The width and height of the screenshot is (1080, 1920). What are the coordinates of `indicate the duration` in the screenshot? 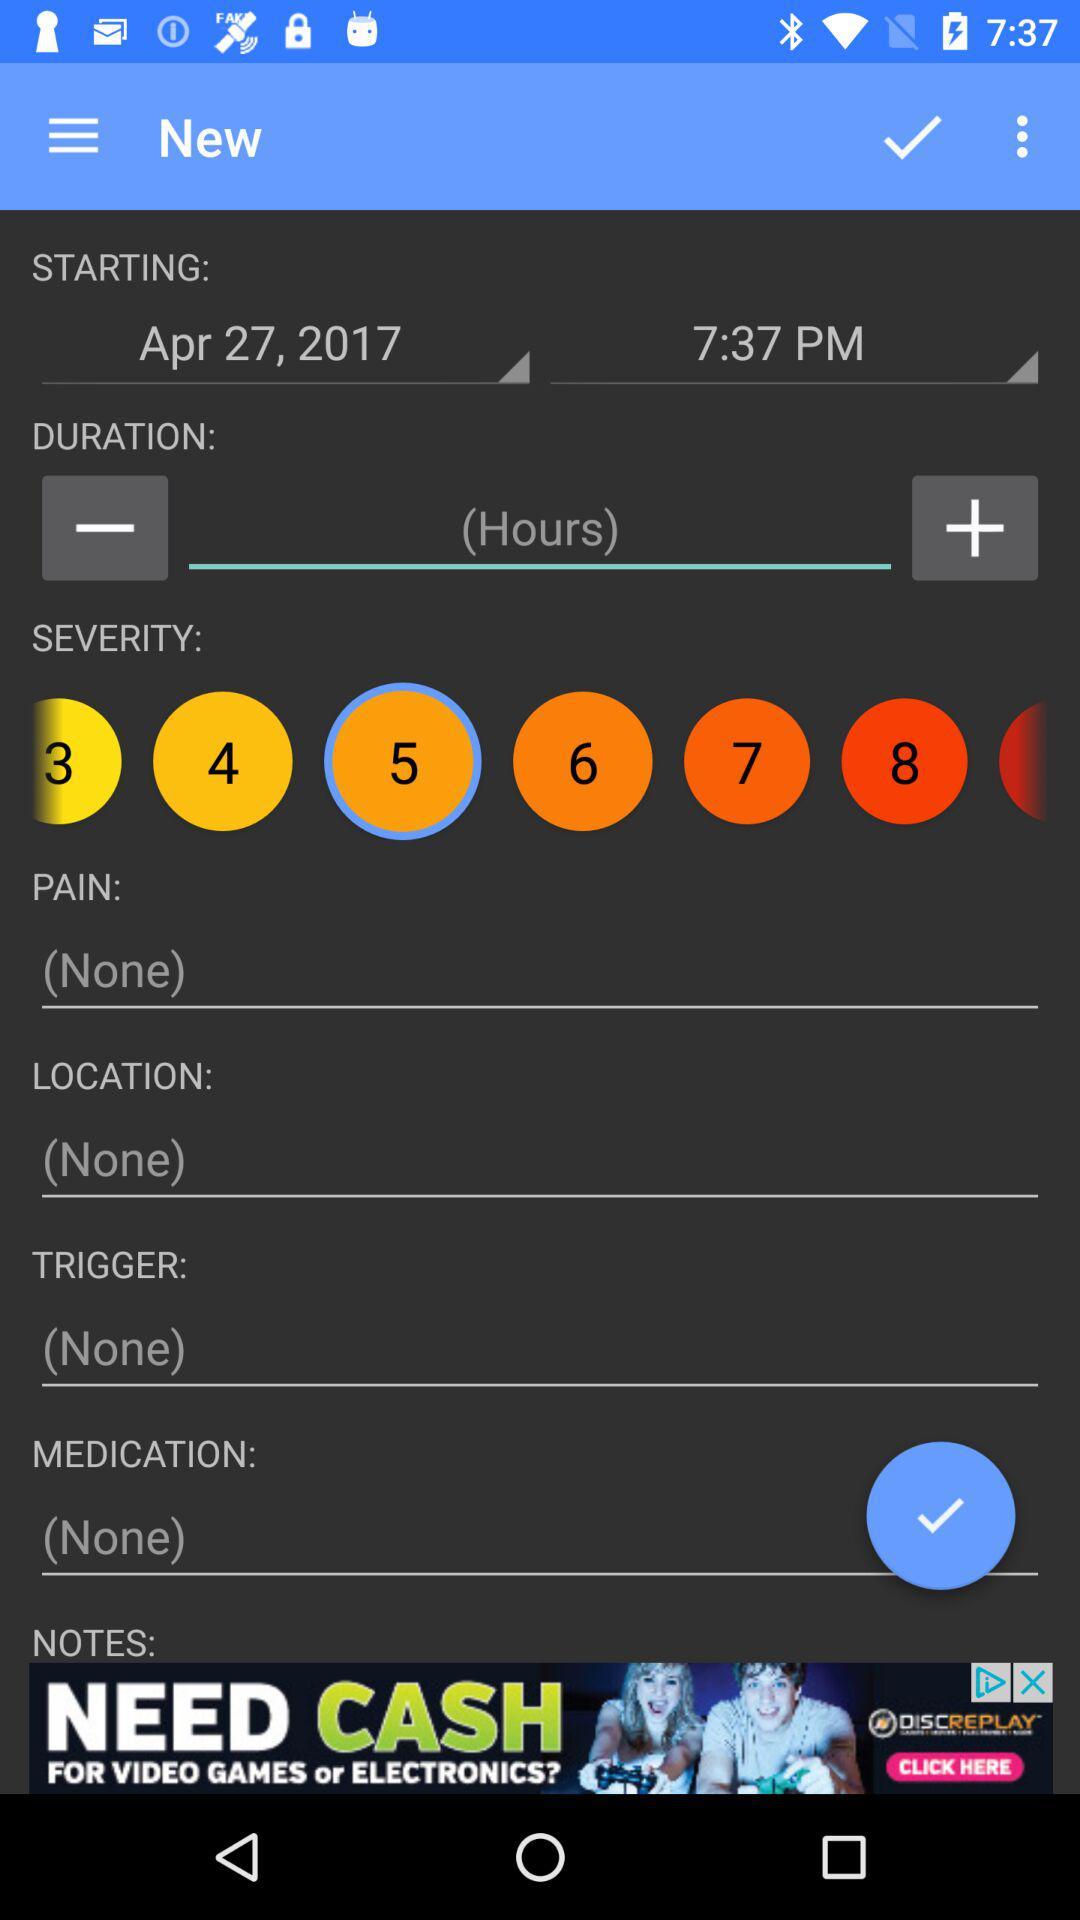 It's located at (540, 528).